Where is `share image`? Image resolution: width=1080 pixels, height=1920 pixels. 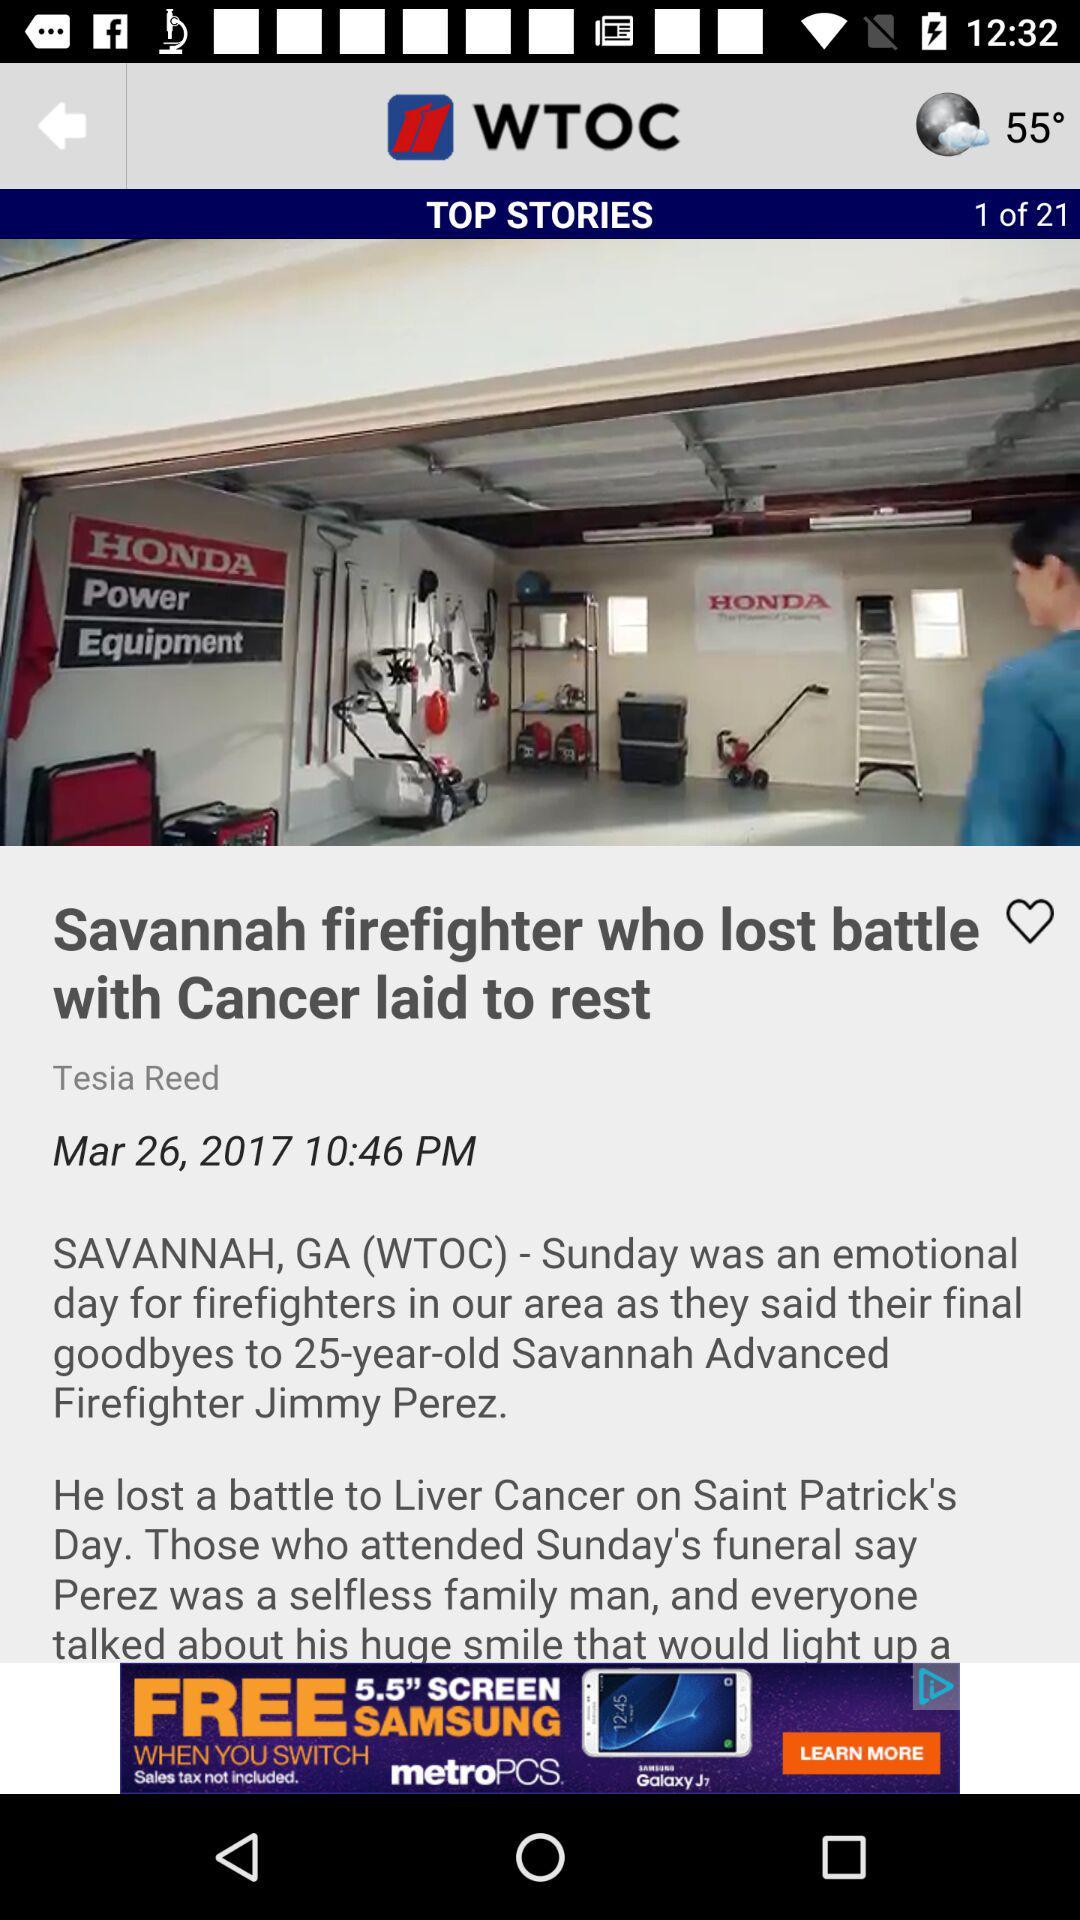
share image is located at coordinates (1017, 920).